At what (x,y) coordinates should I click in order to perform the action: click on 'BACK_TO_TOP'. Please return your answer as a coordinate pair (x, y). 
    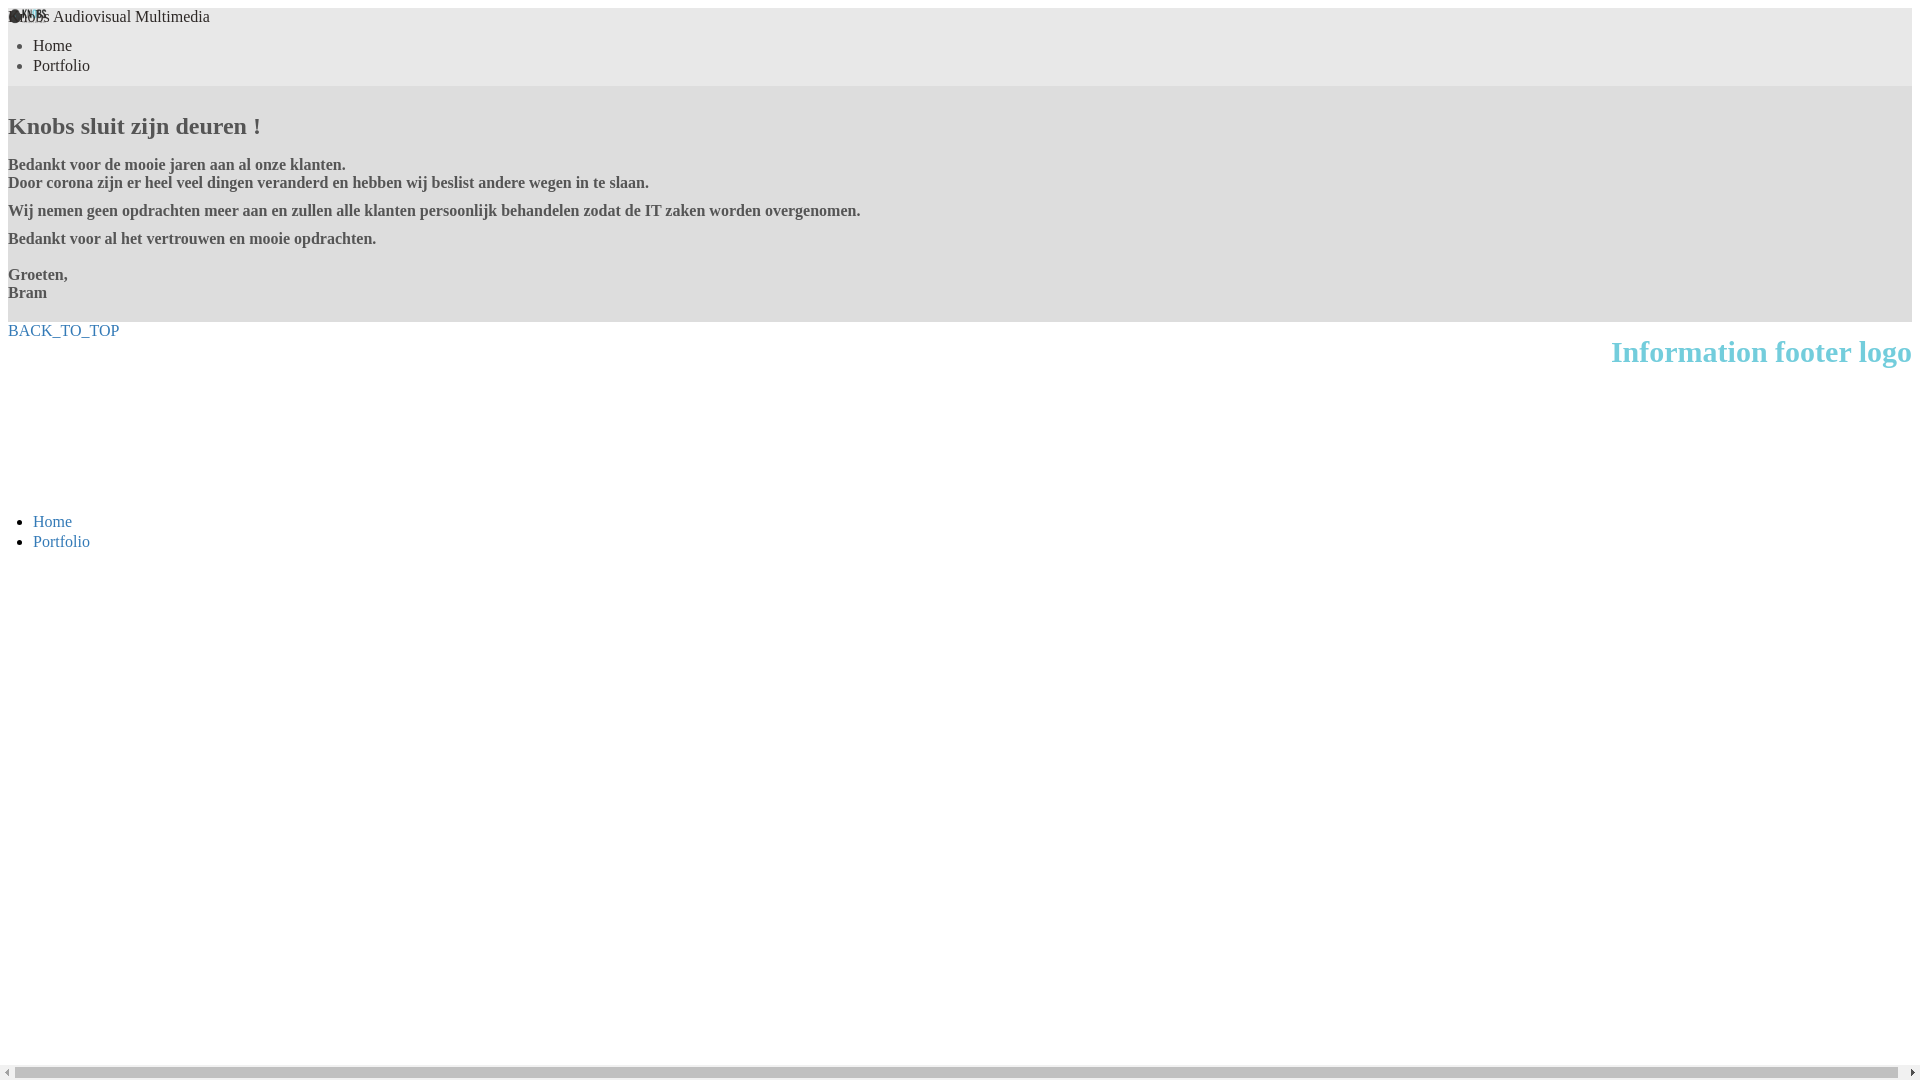
    Looking at the image, I should click on (63, 329).